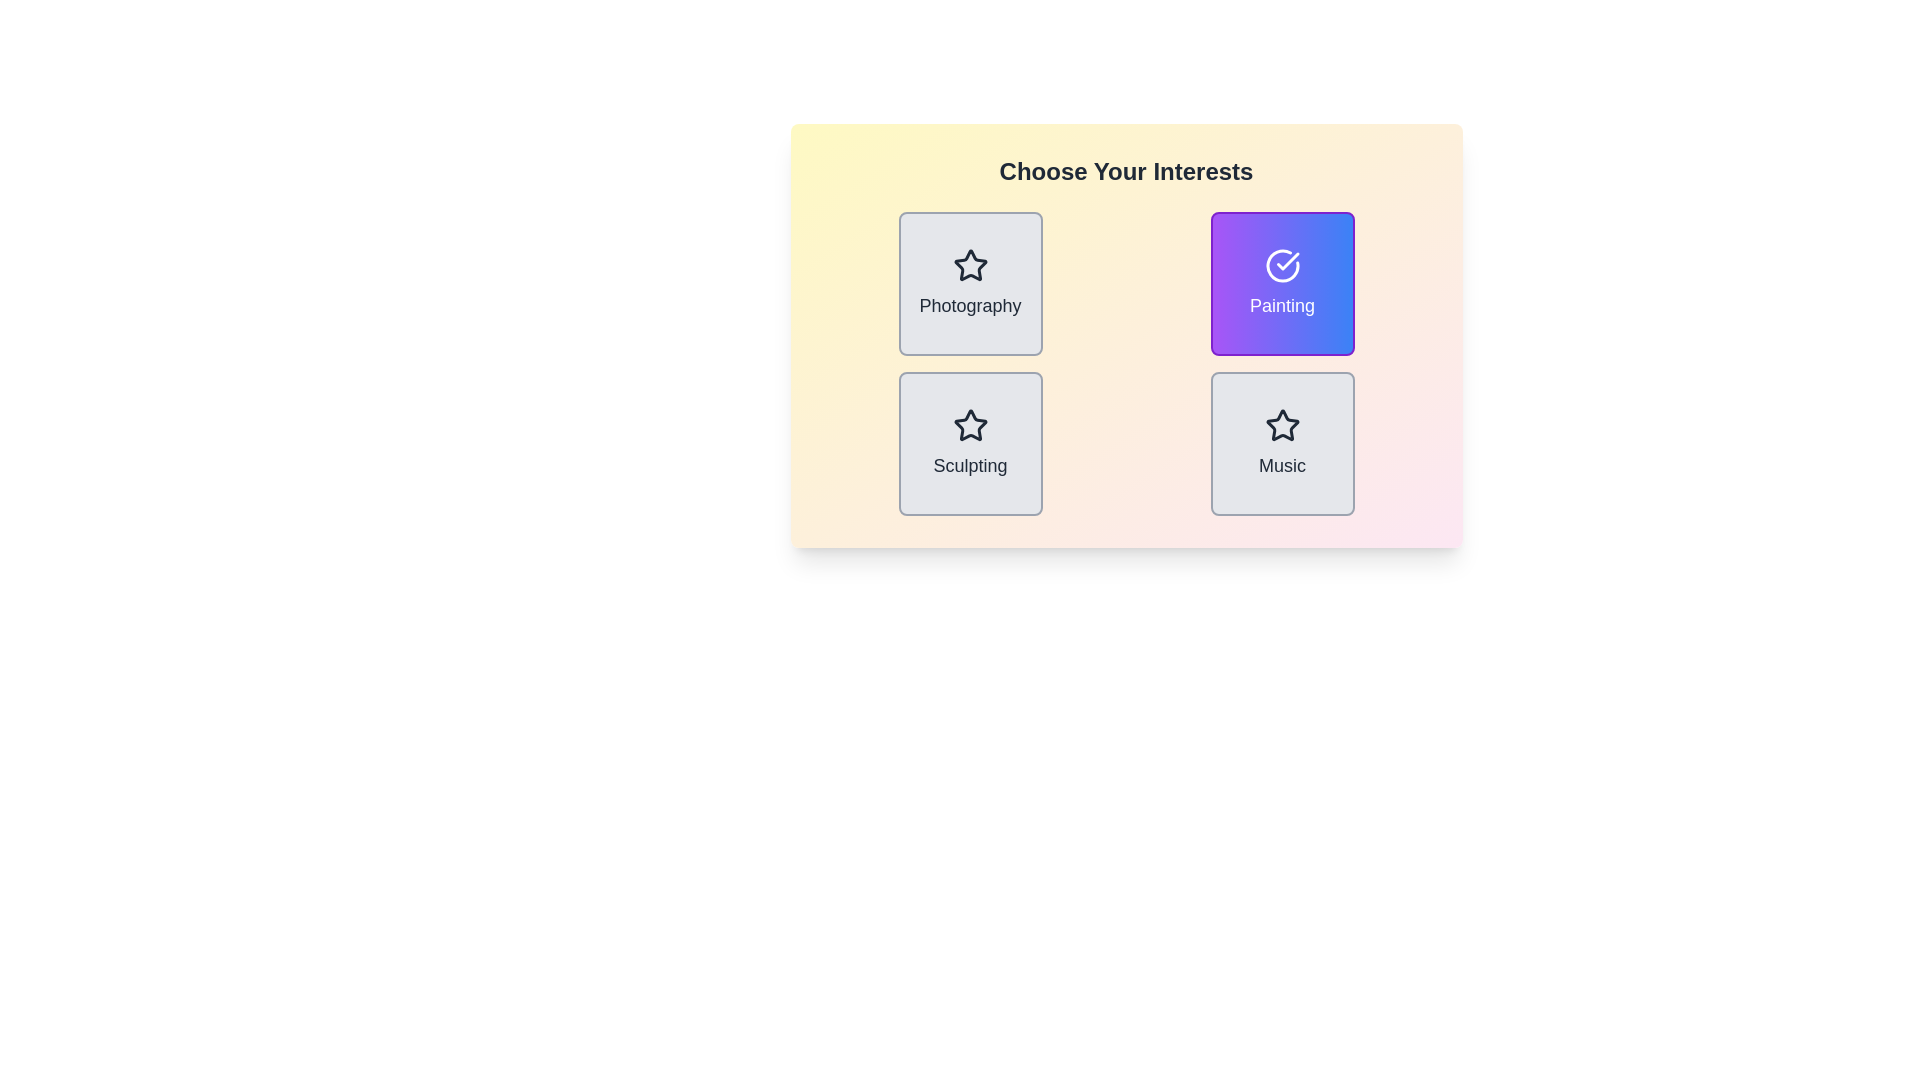 The width and height of the screenshot is (1920, 1080). I want to click on the item Photography to observe its visual feedback, so click(970, 284).